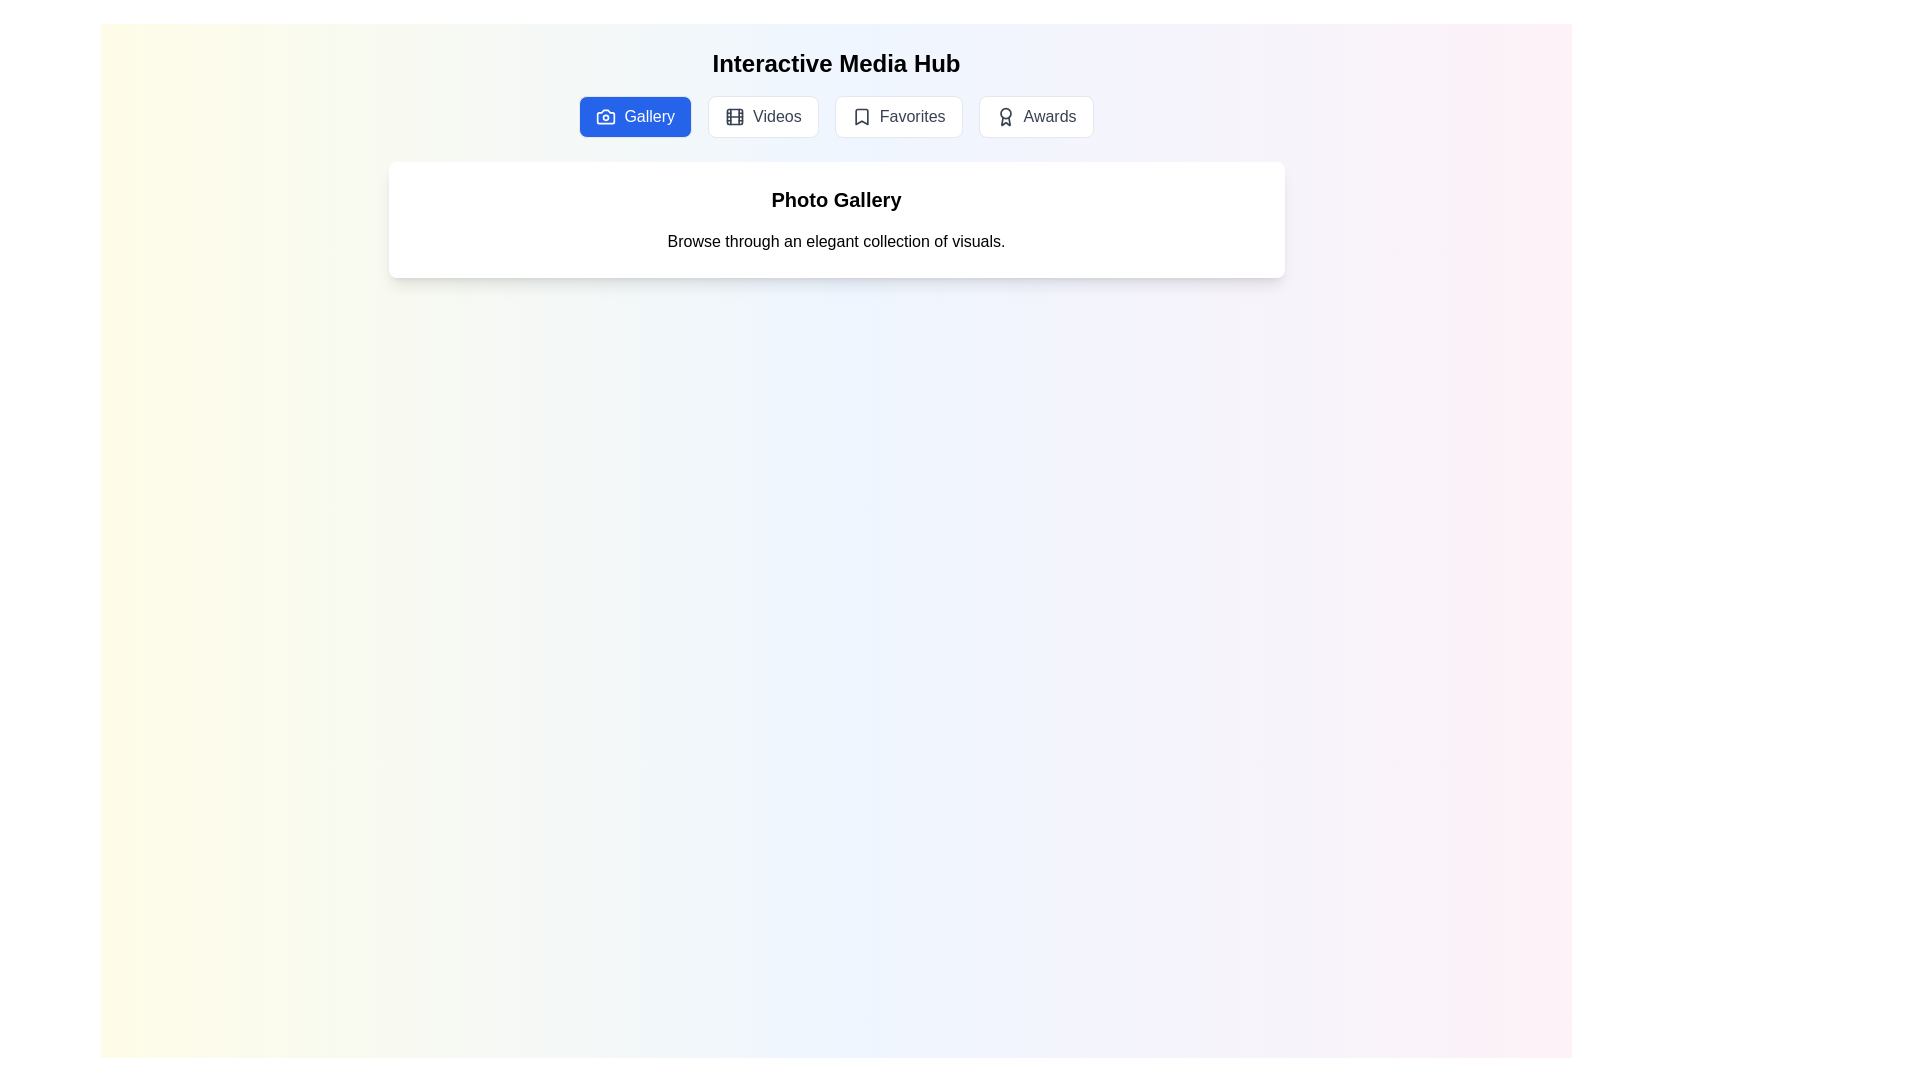  Describe the element at coordinates (605, 116) in the screenshot. I see `the camera icon located within the blue rectangular 'Gallery' button at the top left of the interface` at that location.